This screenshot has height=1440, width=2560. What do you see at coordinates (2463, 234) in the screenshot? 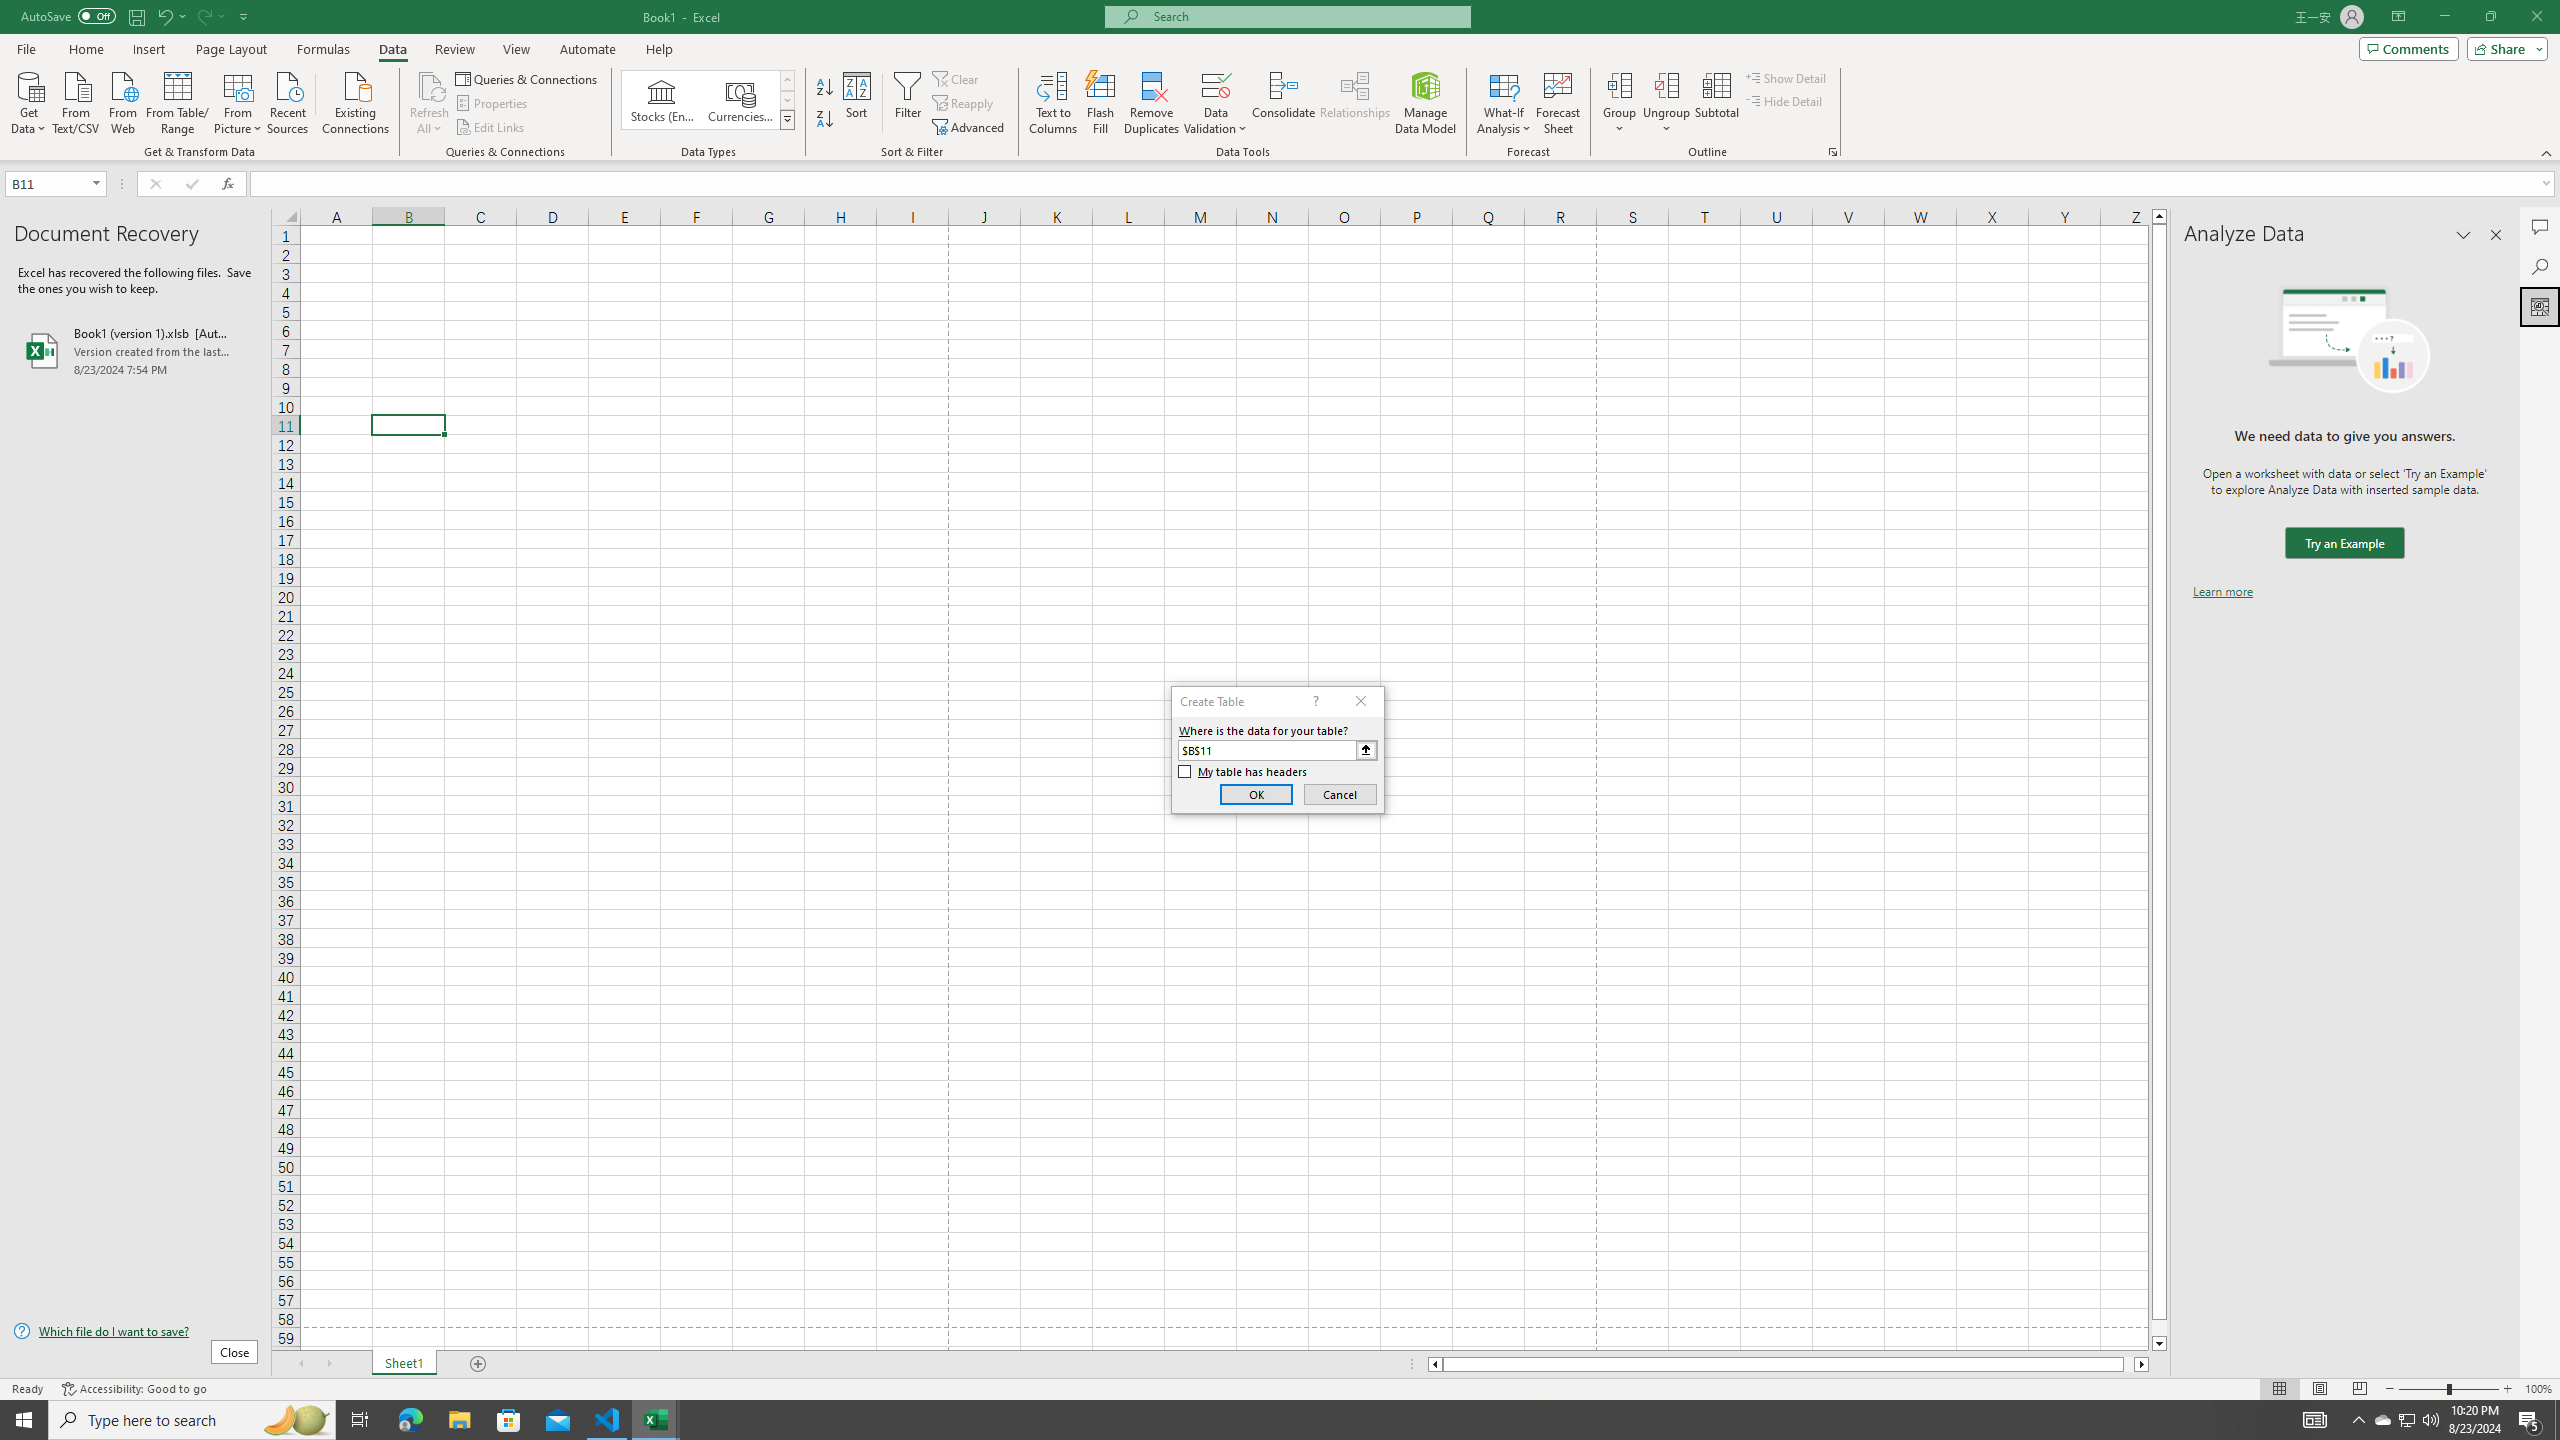
I see `'Task Pane Options'` at bounding box center [2463, 234].